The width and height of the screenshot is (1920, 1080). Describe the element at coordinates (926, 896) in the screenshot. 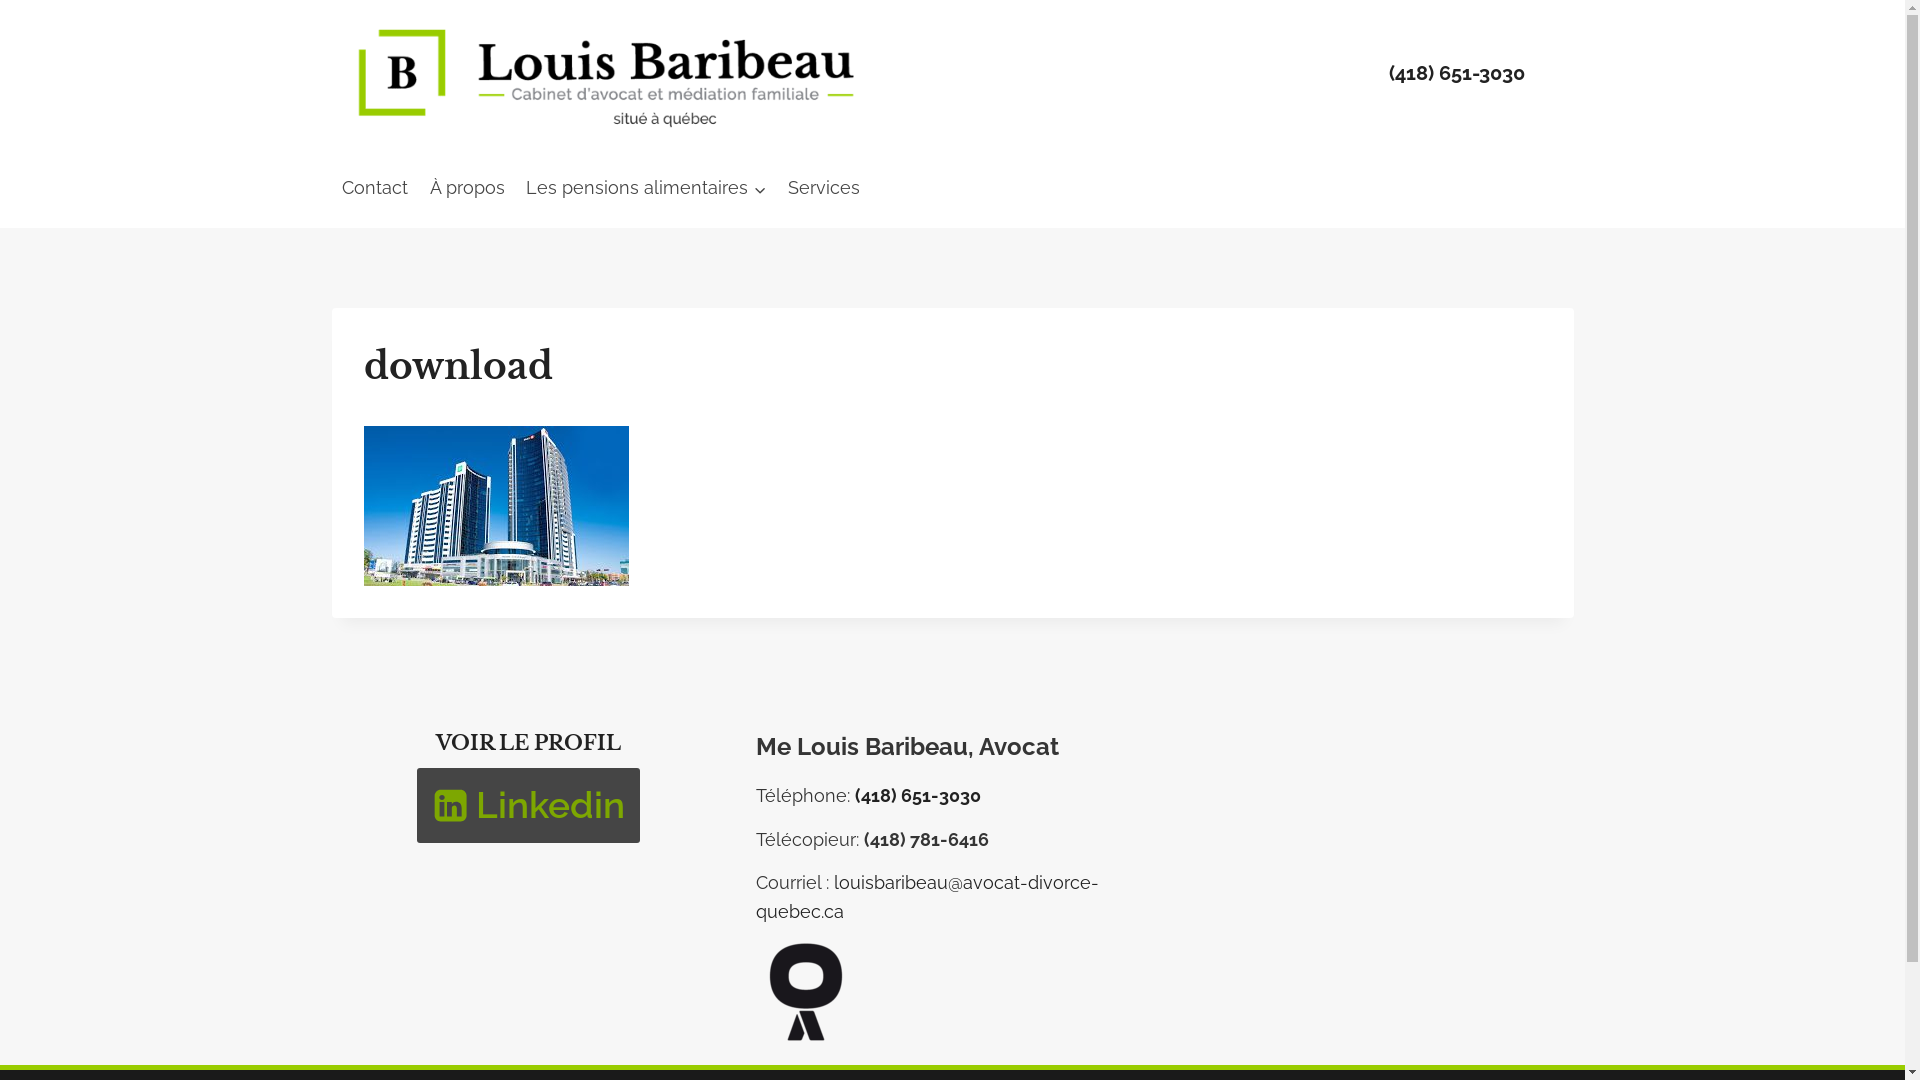

I see `'louisbaribeau@avocat-divorce-quebec.ca'` at that location.